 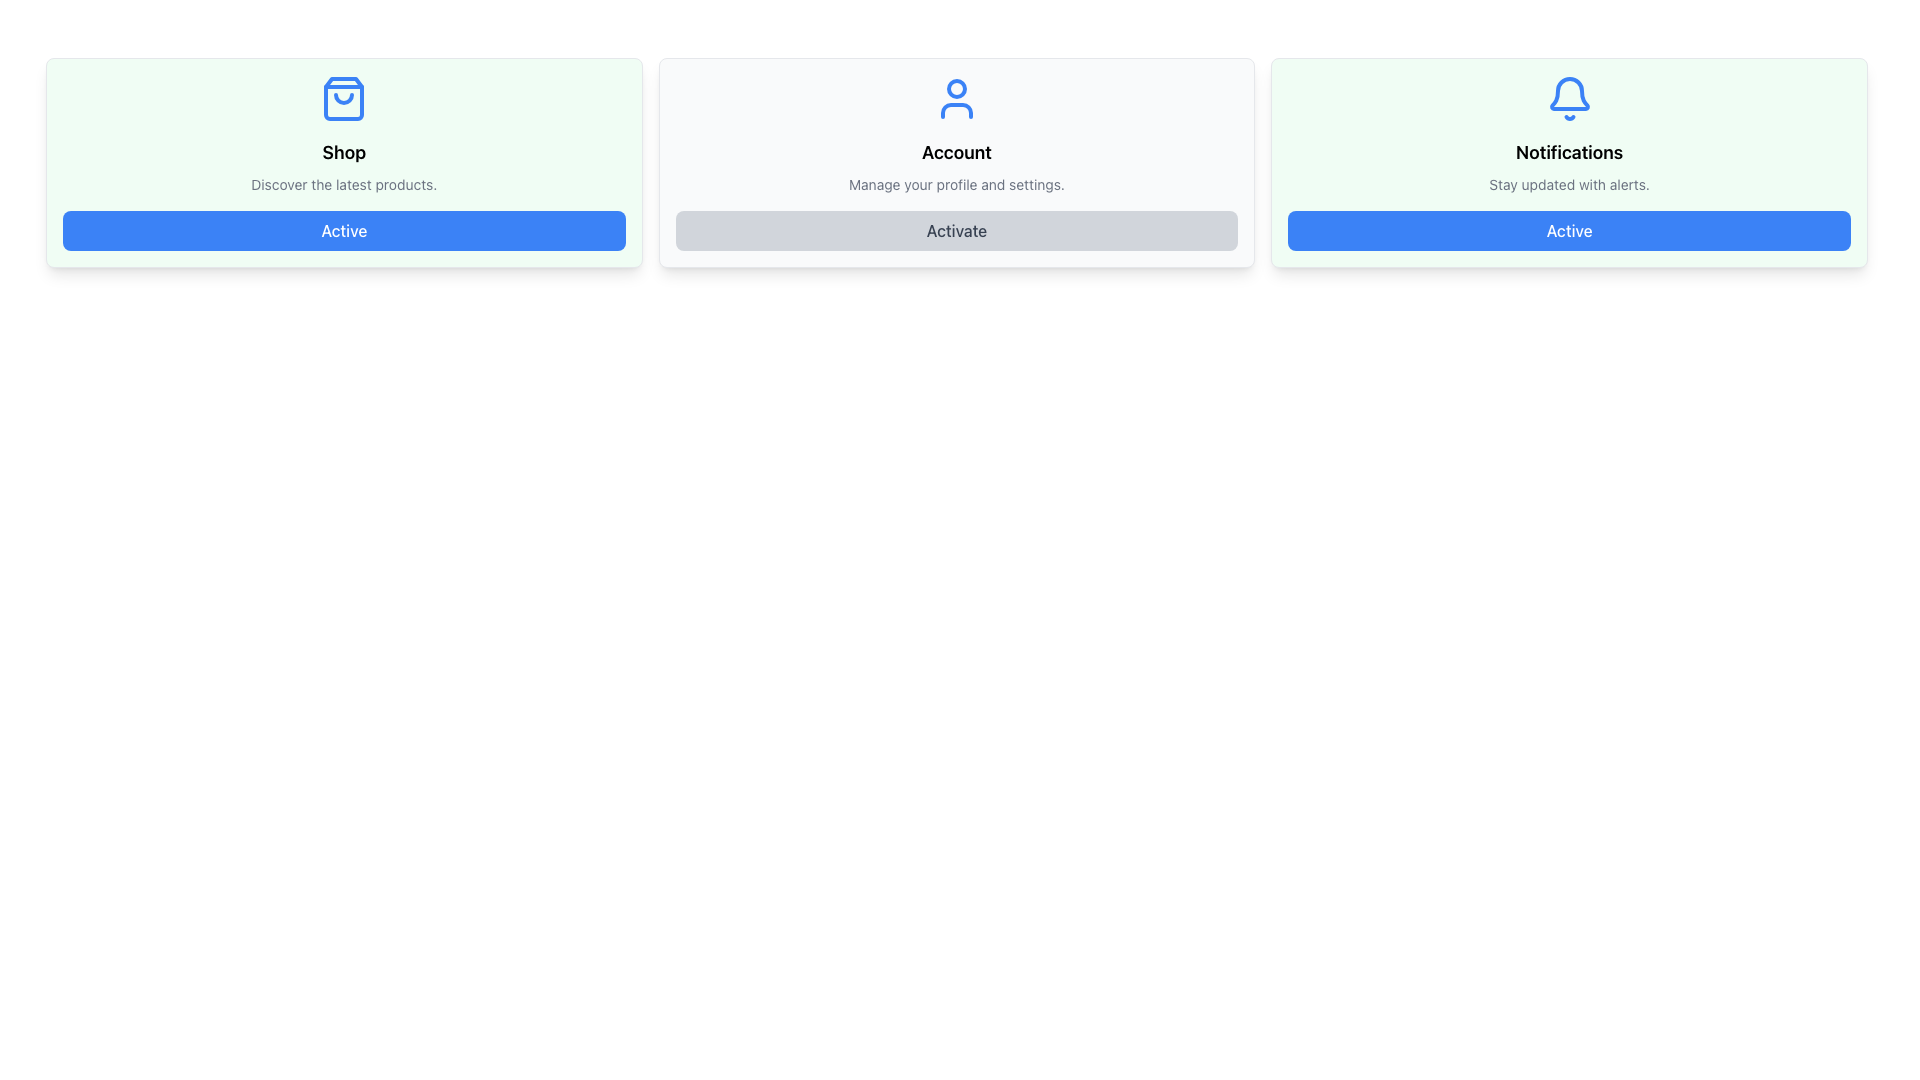 What do you see at coordinates (955, 99) in the screenshot?
I see `the user account profile icon located centrally above the 'Account' text and description in the middle card of three similar cards` at bounding box center [955, 99].